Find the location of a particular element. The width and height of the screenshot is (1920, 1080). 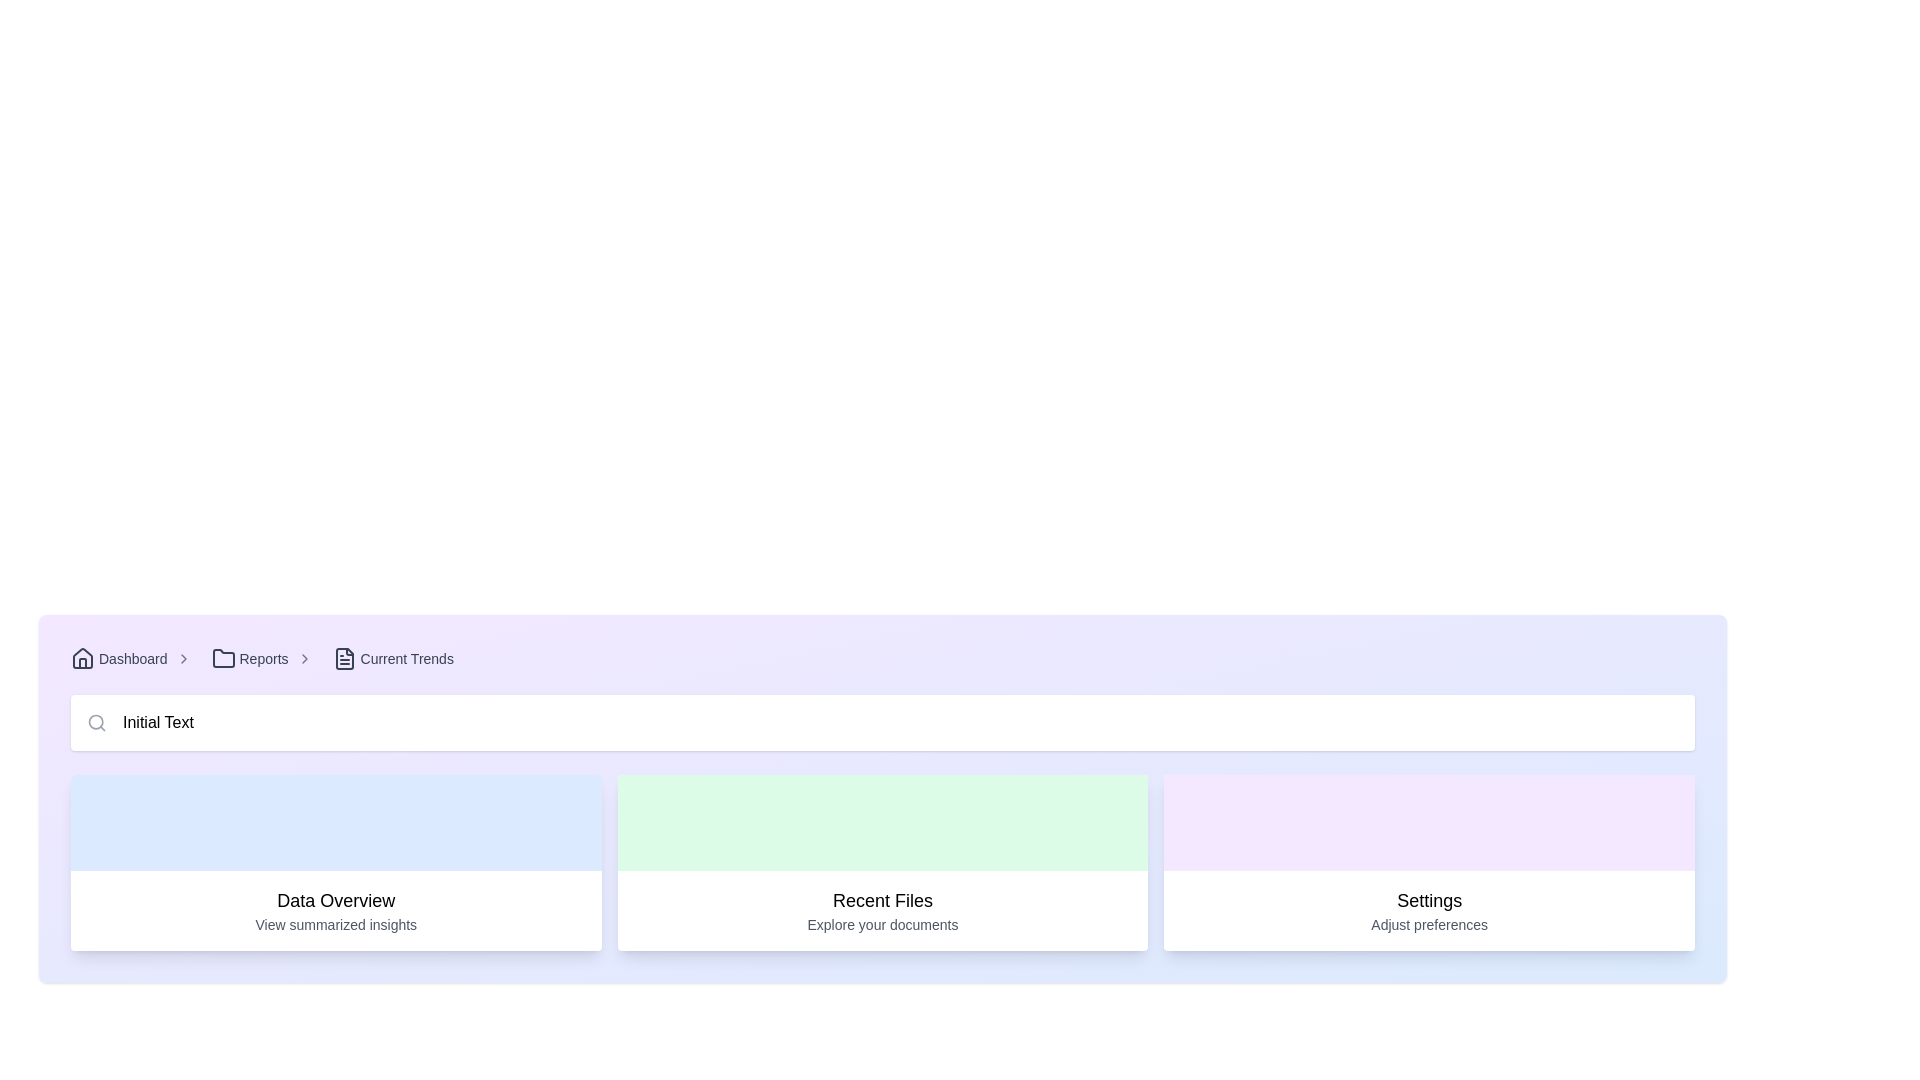

the section title text that indicates the content pertains to recent files, positioned above the text 'Explore your documents' is located at coordinates (882, 901).